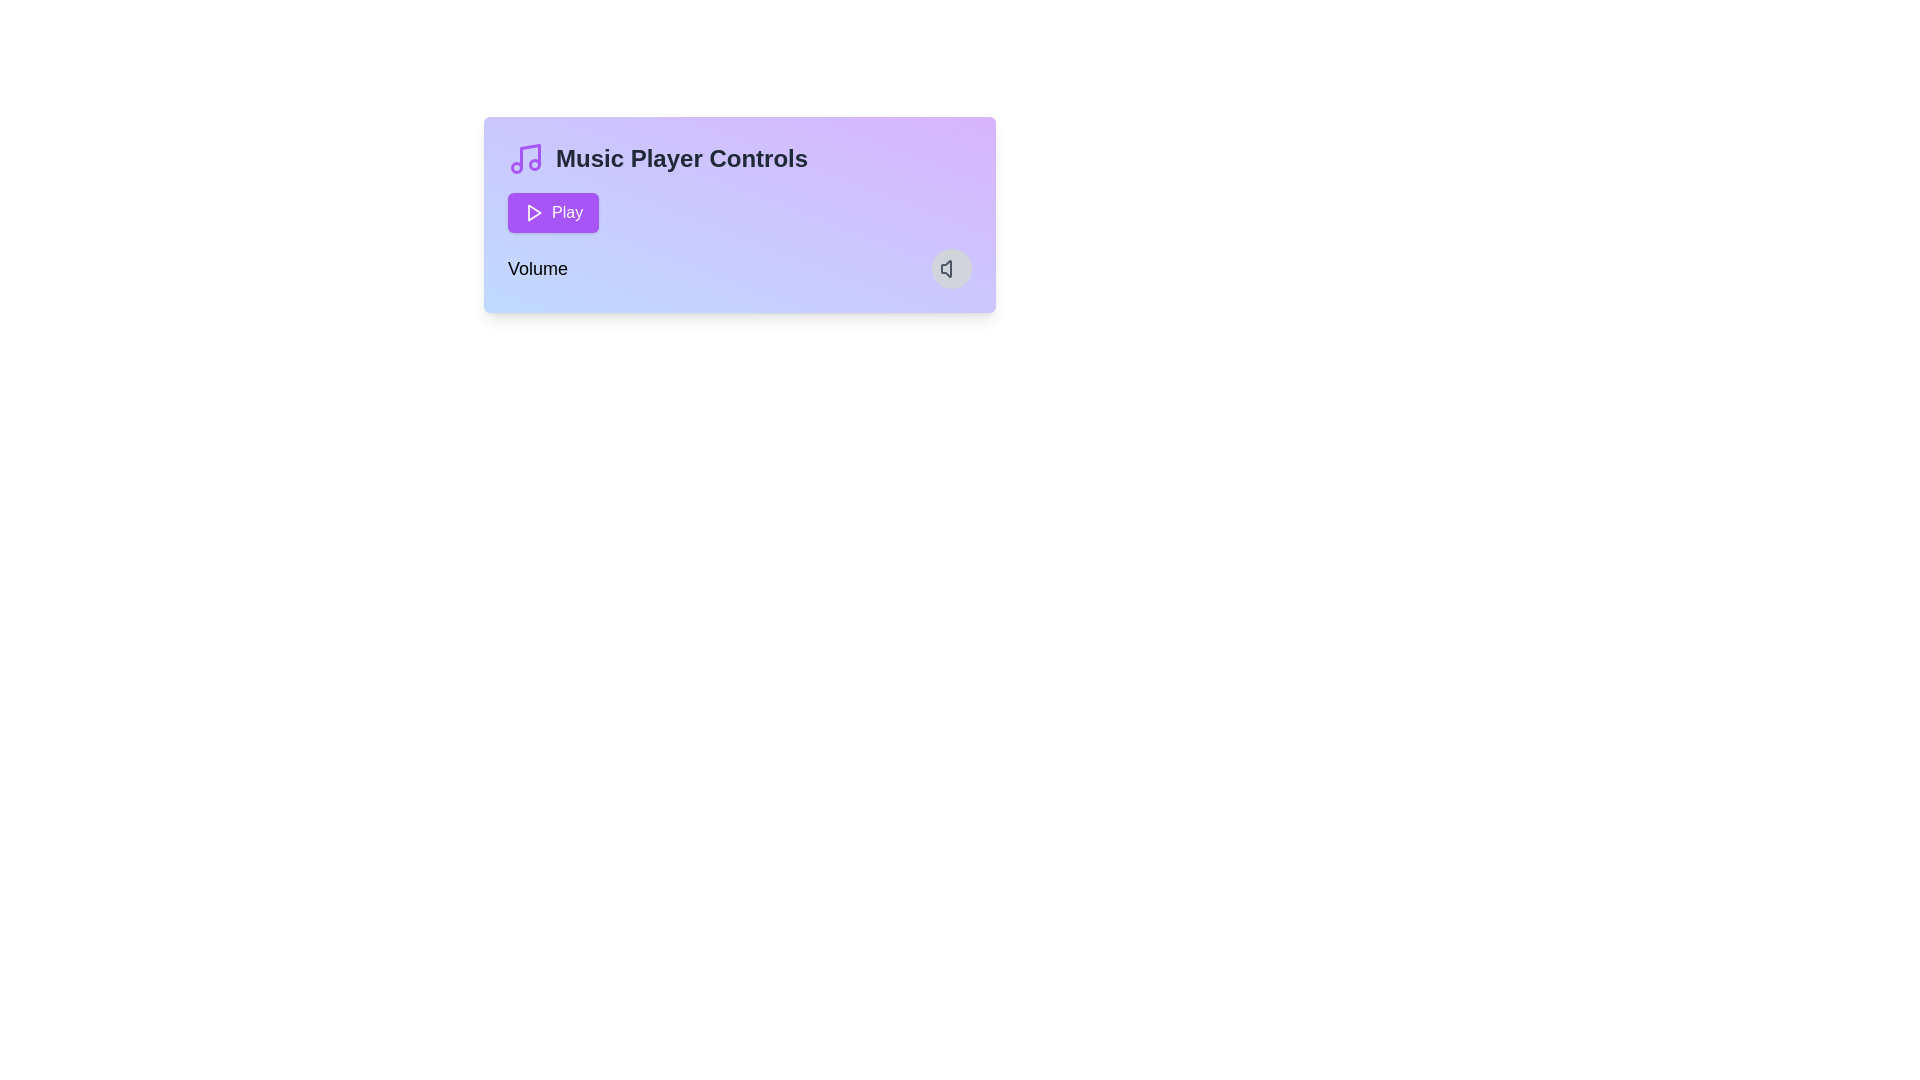  Describe the element at coordinates (566, 212) in the screenshot. I see `the 'Play' label which is displayed in white color inside a purple button, located under the 'Music Player Controls' heading` at that location.